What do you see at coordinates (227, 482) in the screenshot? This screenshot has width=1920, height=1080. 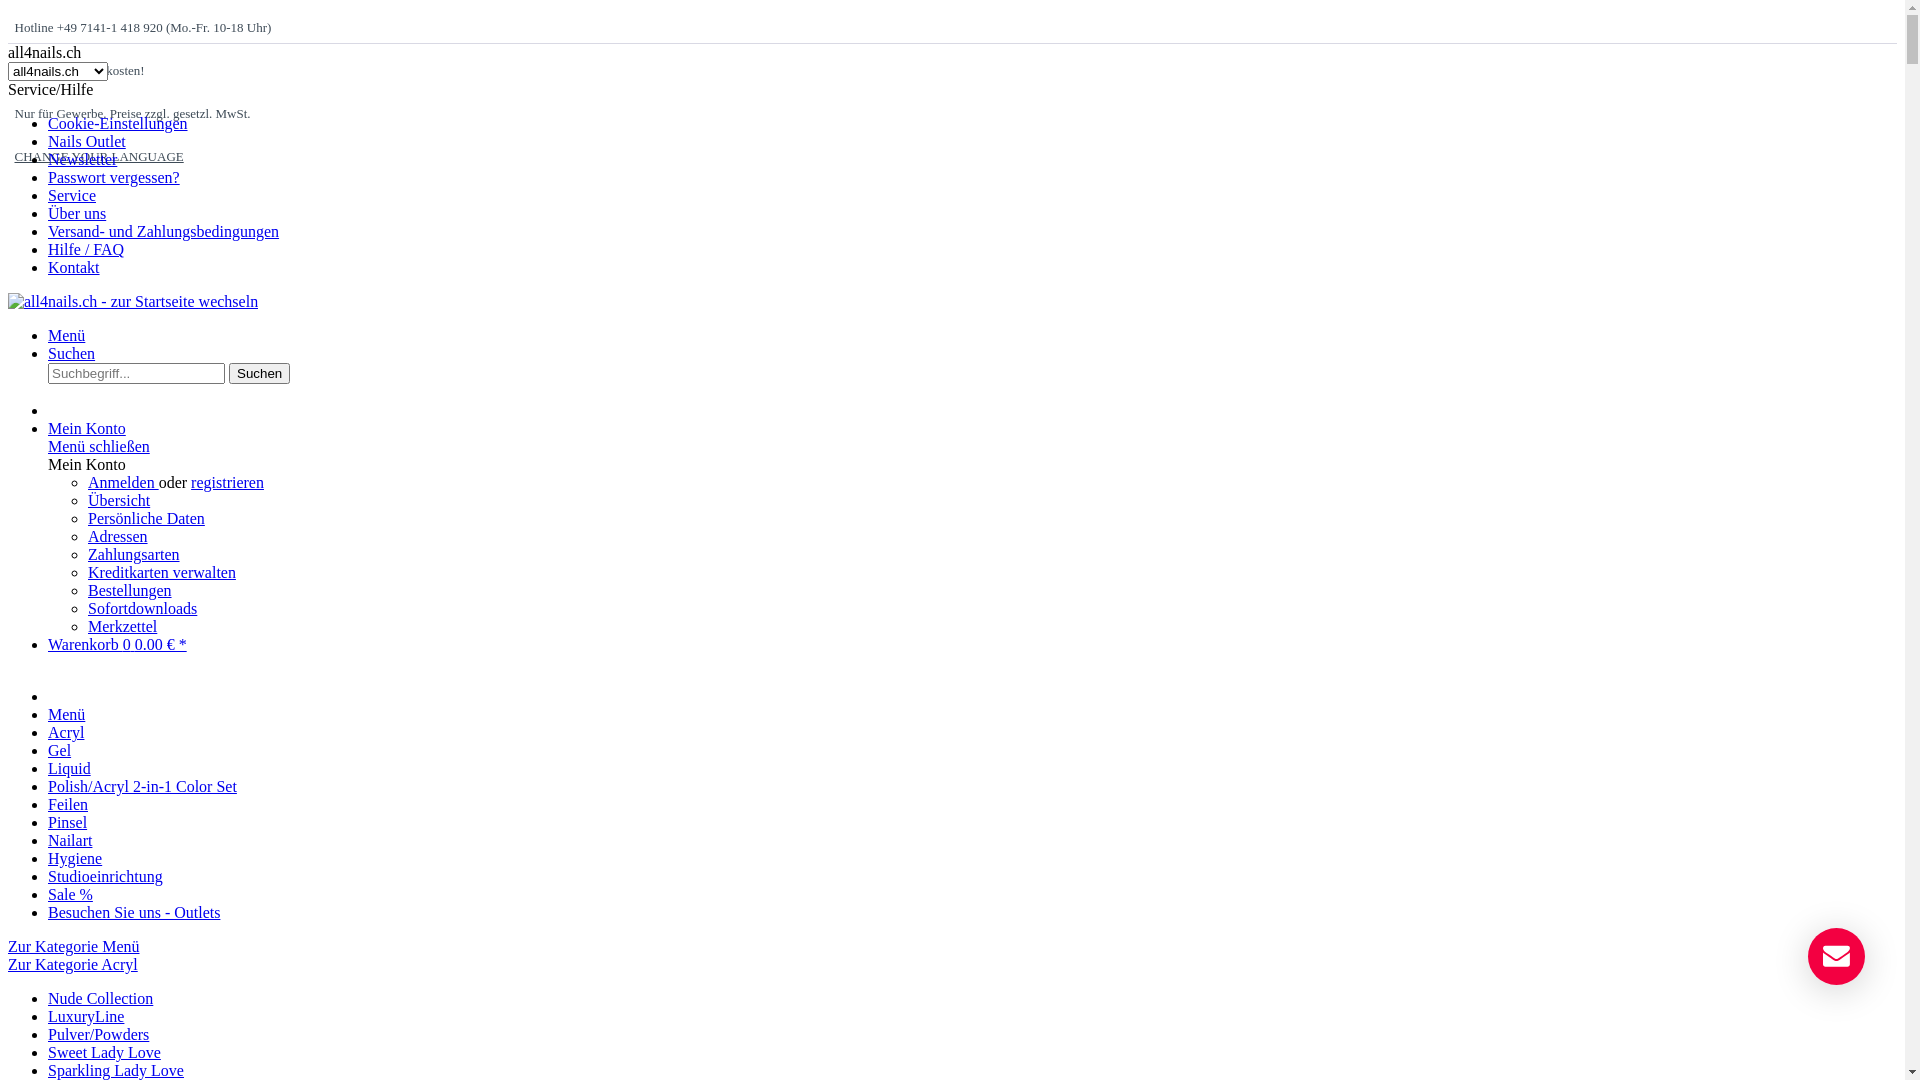 I see `'registrieren'` at bounding box center [227, 482].